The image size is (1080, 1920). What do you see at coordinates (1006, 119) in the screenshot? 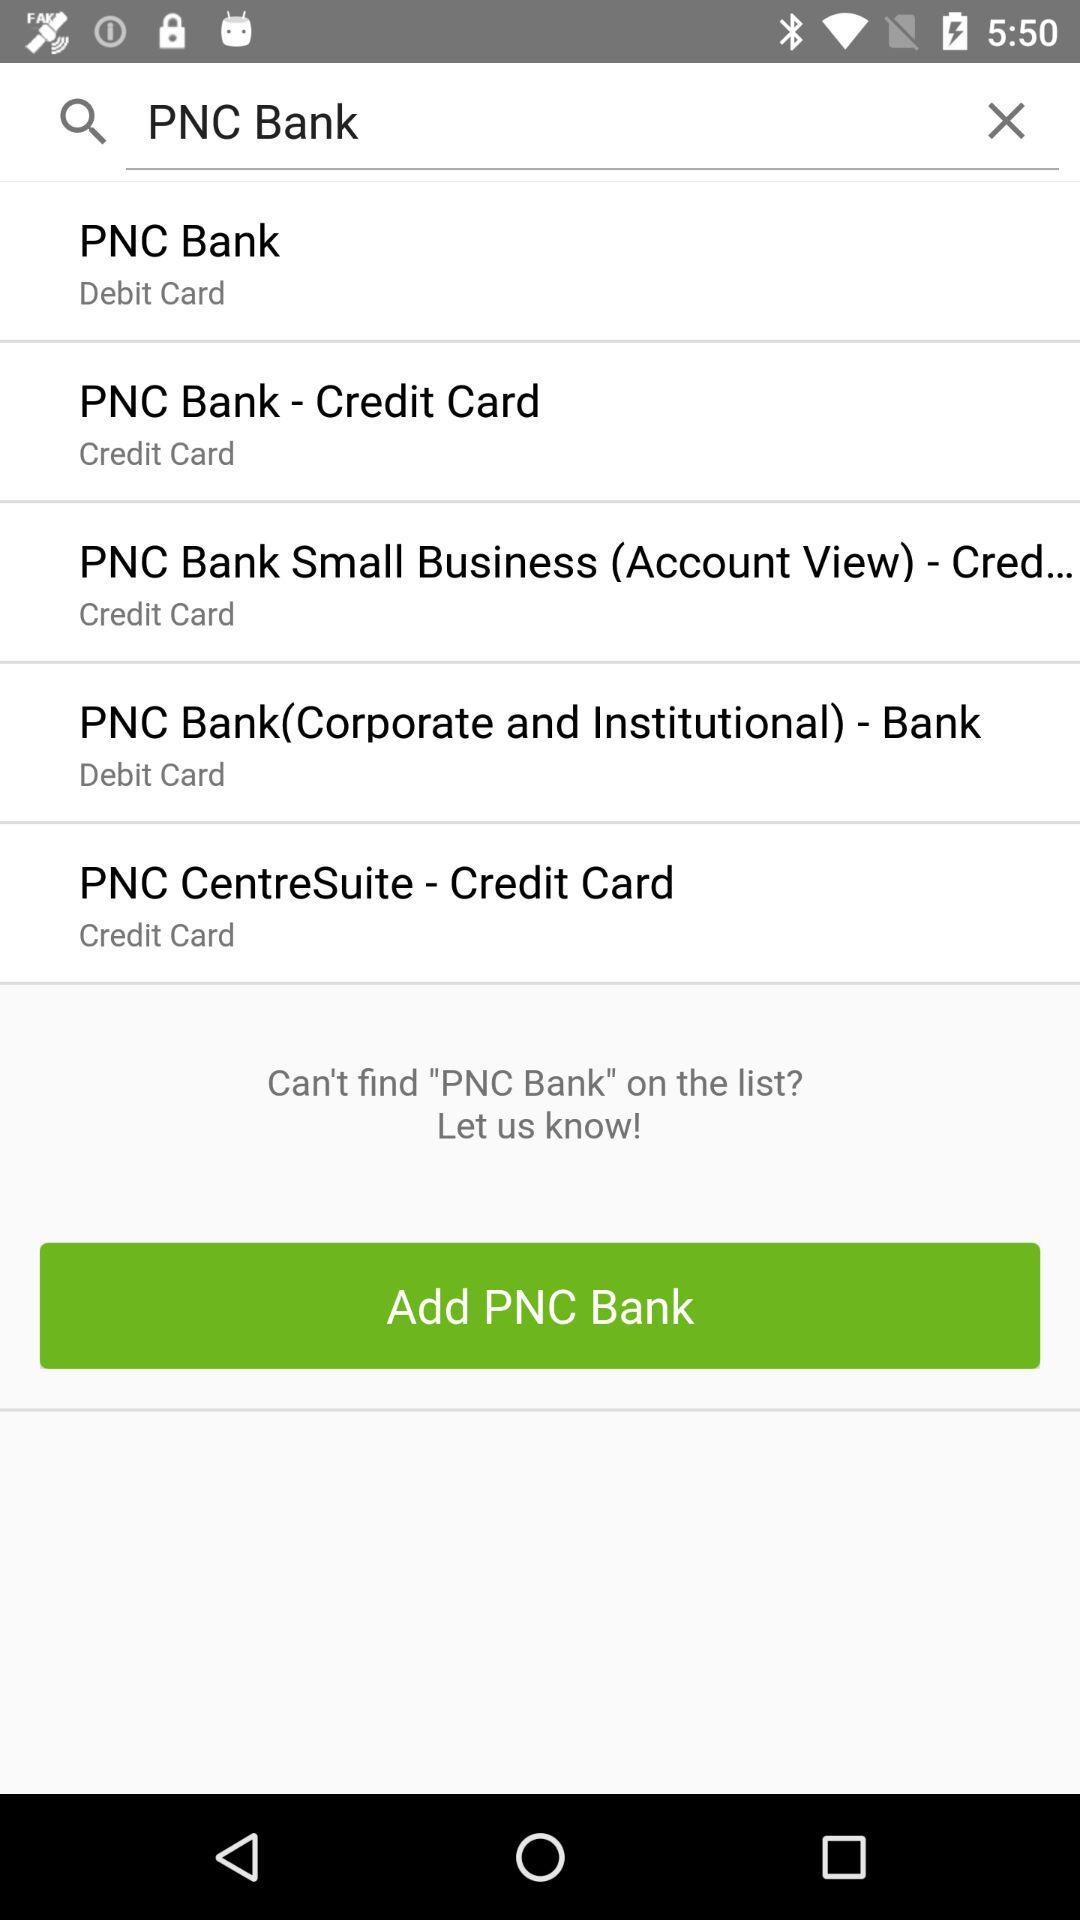
I see `icon next to the pnc bank icon` at bounding box center [1006, 119].